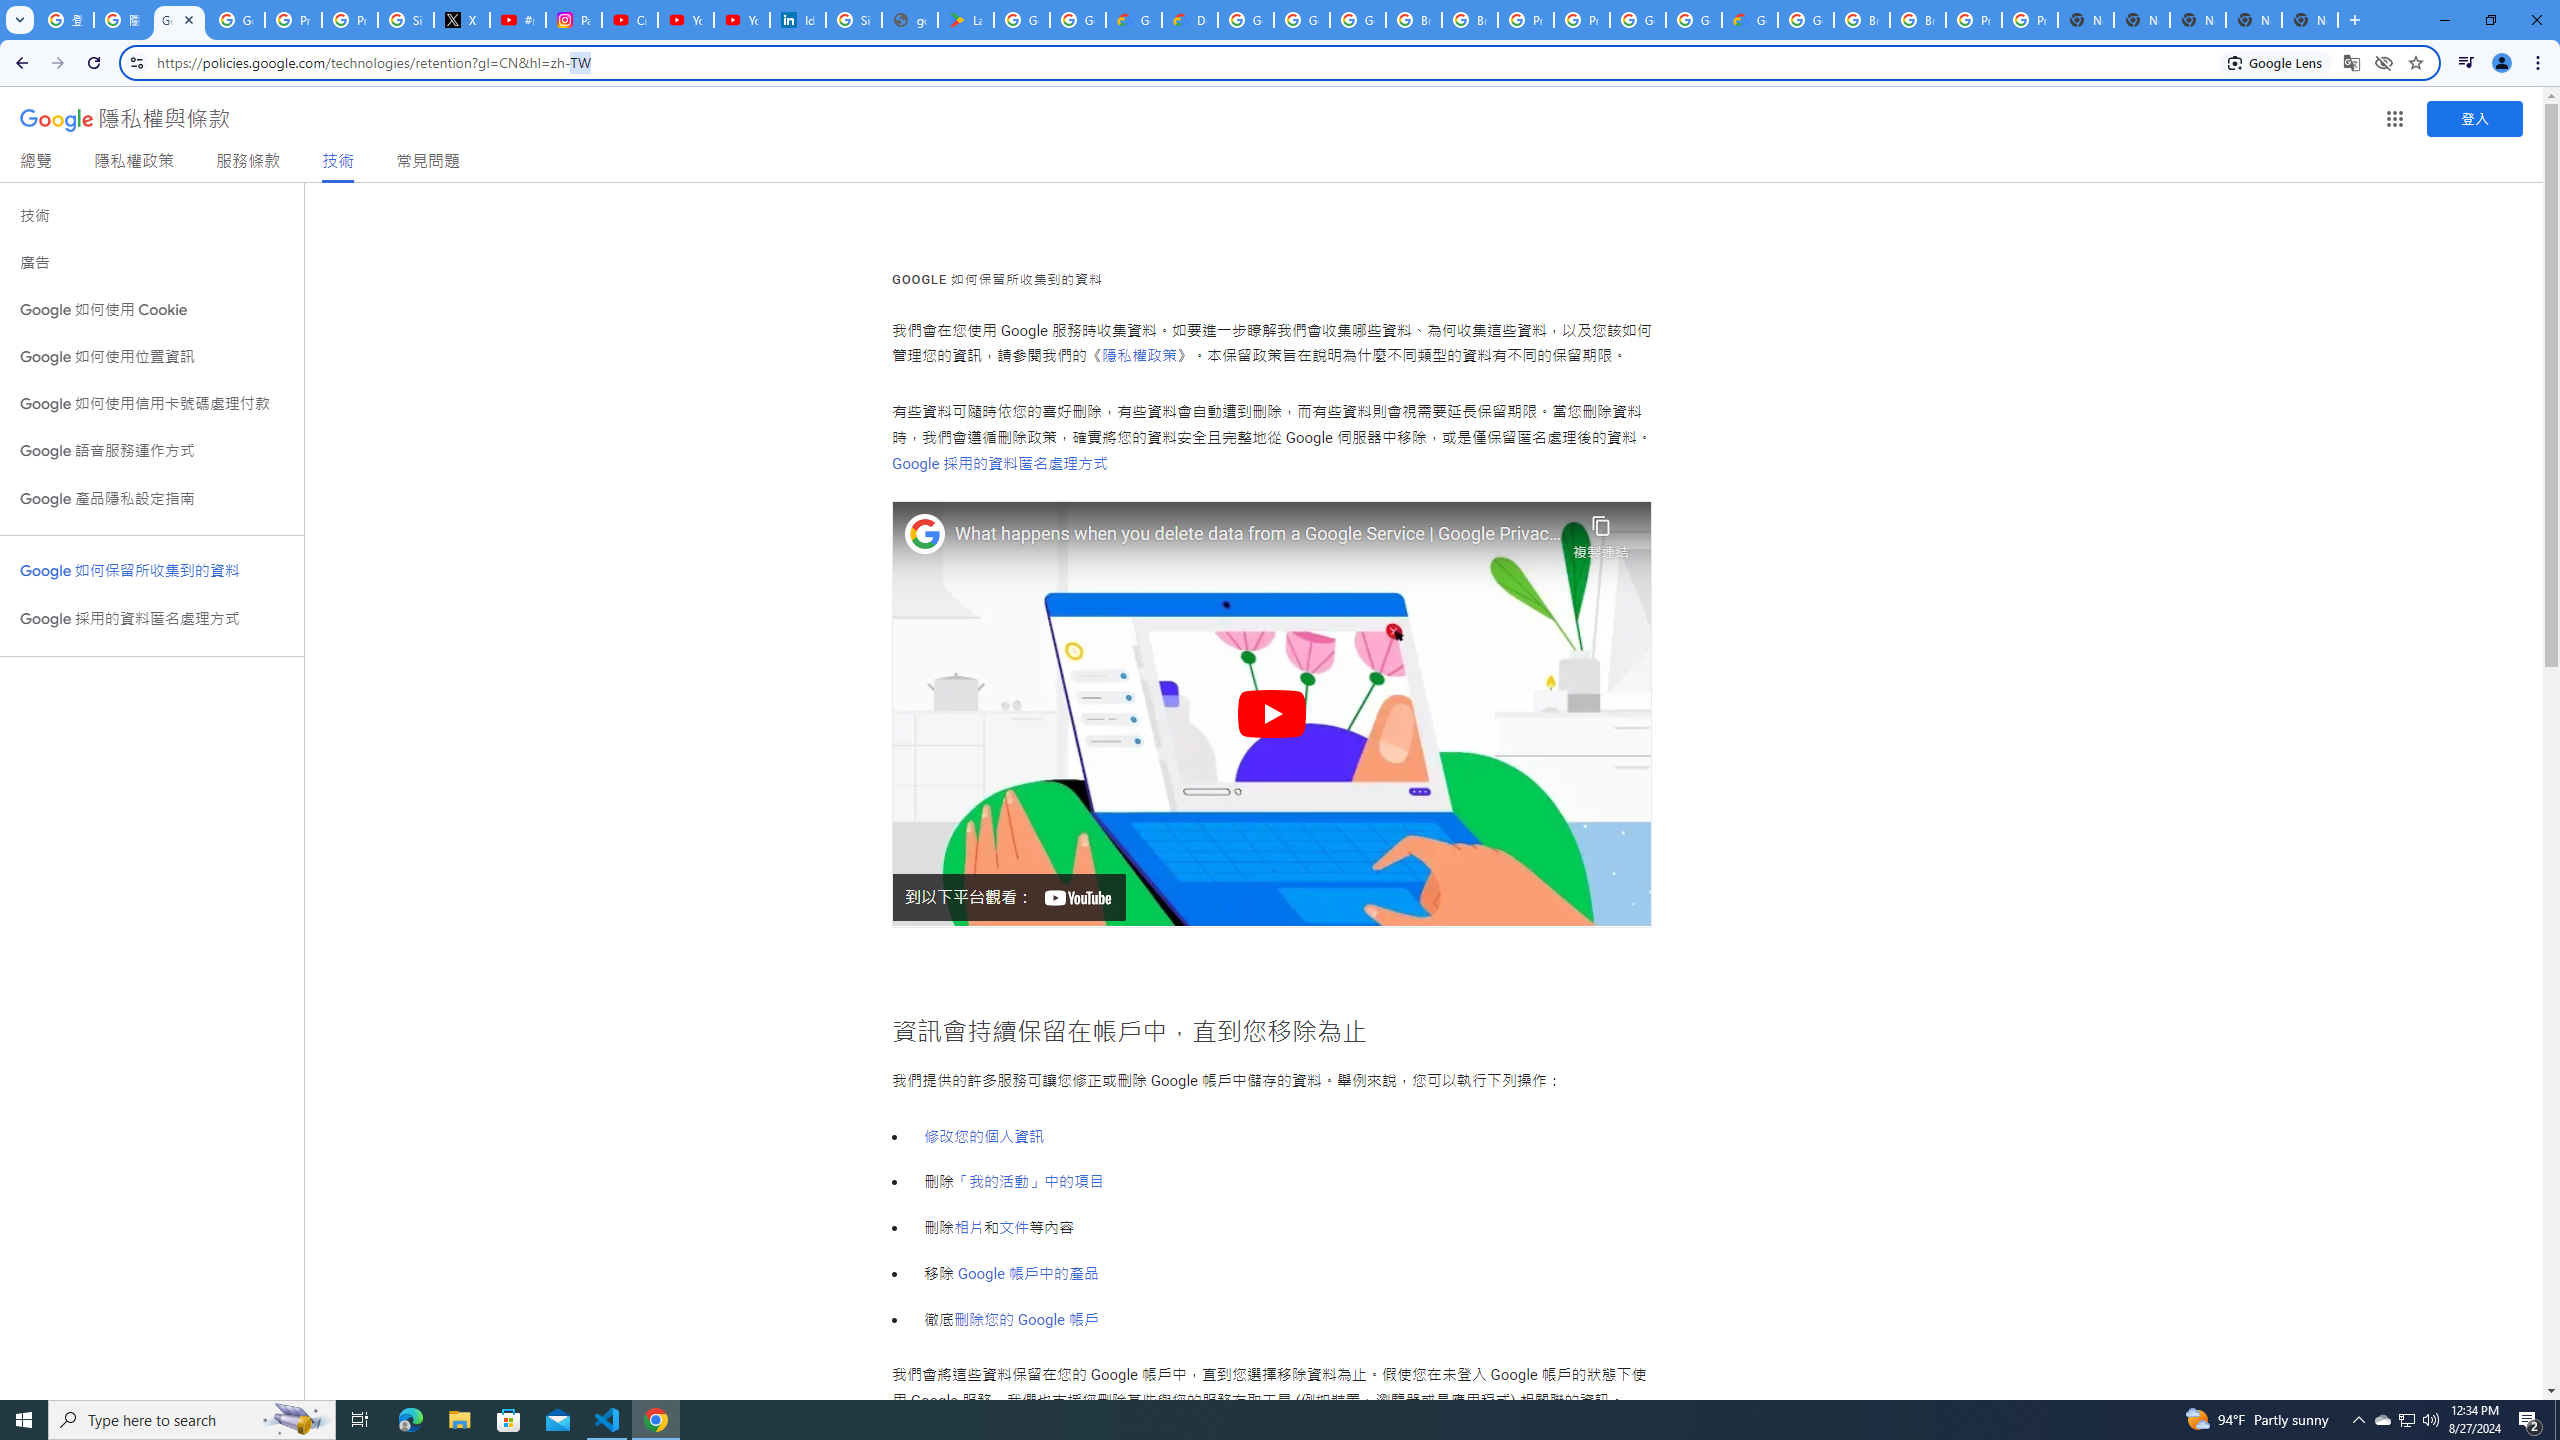  I want to click on 'Google Cloud Platform', so click(1805, 19).